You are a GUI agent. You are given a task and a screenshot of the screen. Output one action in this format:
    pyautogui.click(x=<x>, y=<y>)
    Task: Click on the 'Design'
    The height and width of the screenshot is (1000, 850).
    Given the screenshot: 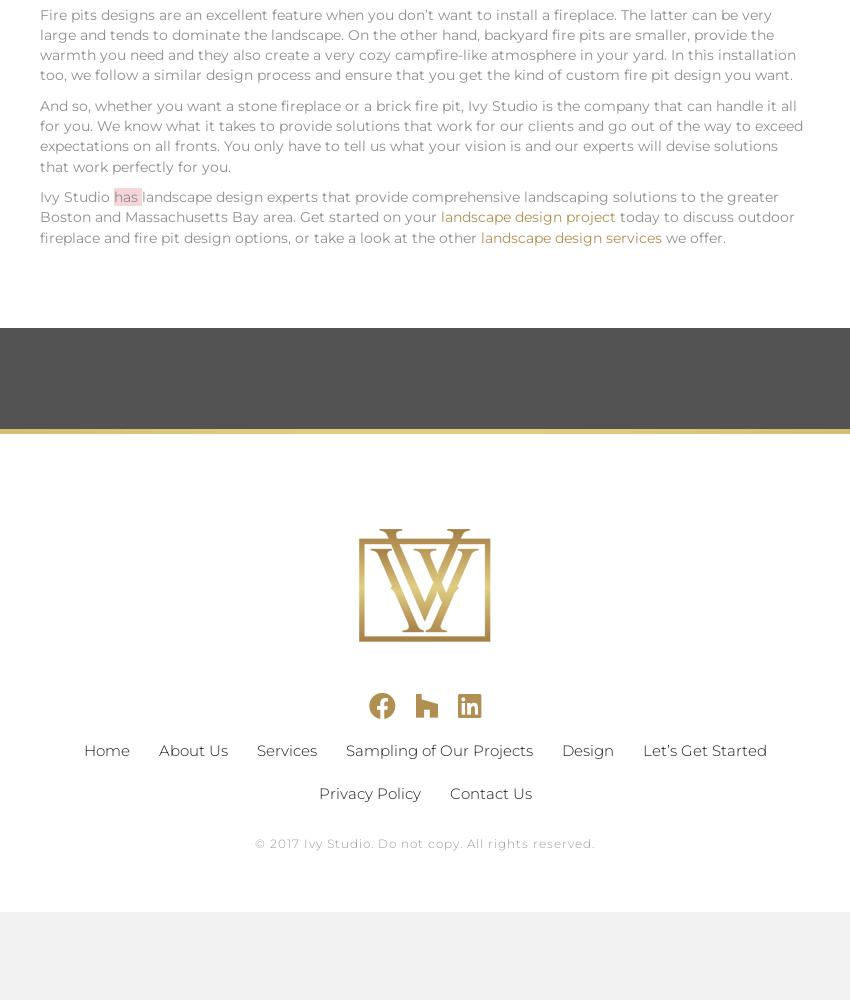 What is the action you would take?
    pyautogui.click(x=561, y=748)
    